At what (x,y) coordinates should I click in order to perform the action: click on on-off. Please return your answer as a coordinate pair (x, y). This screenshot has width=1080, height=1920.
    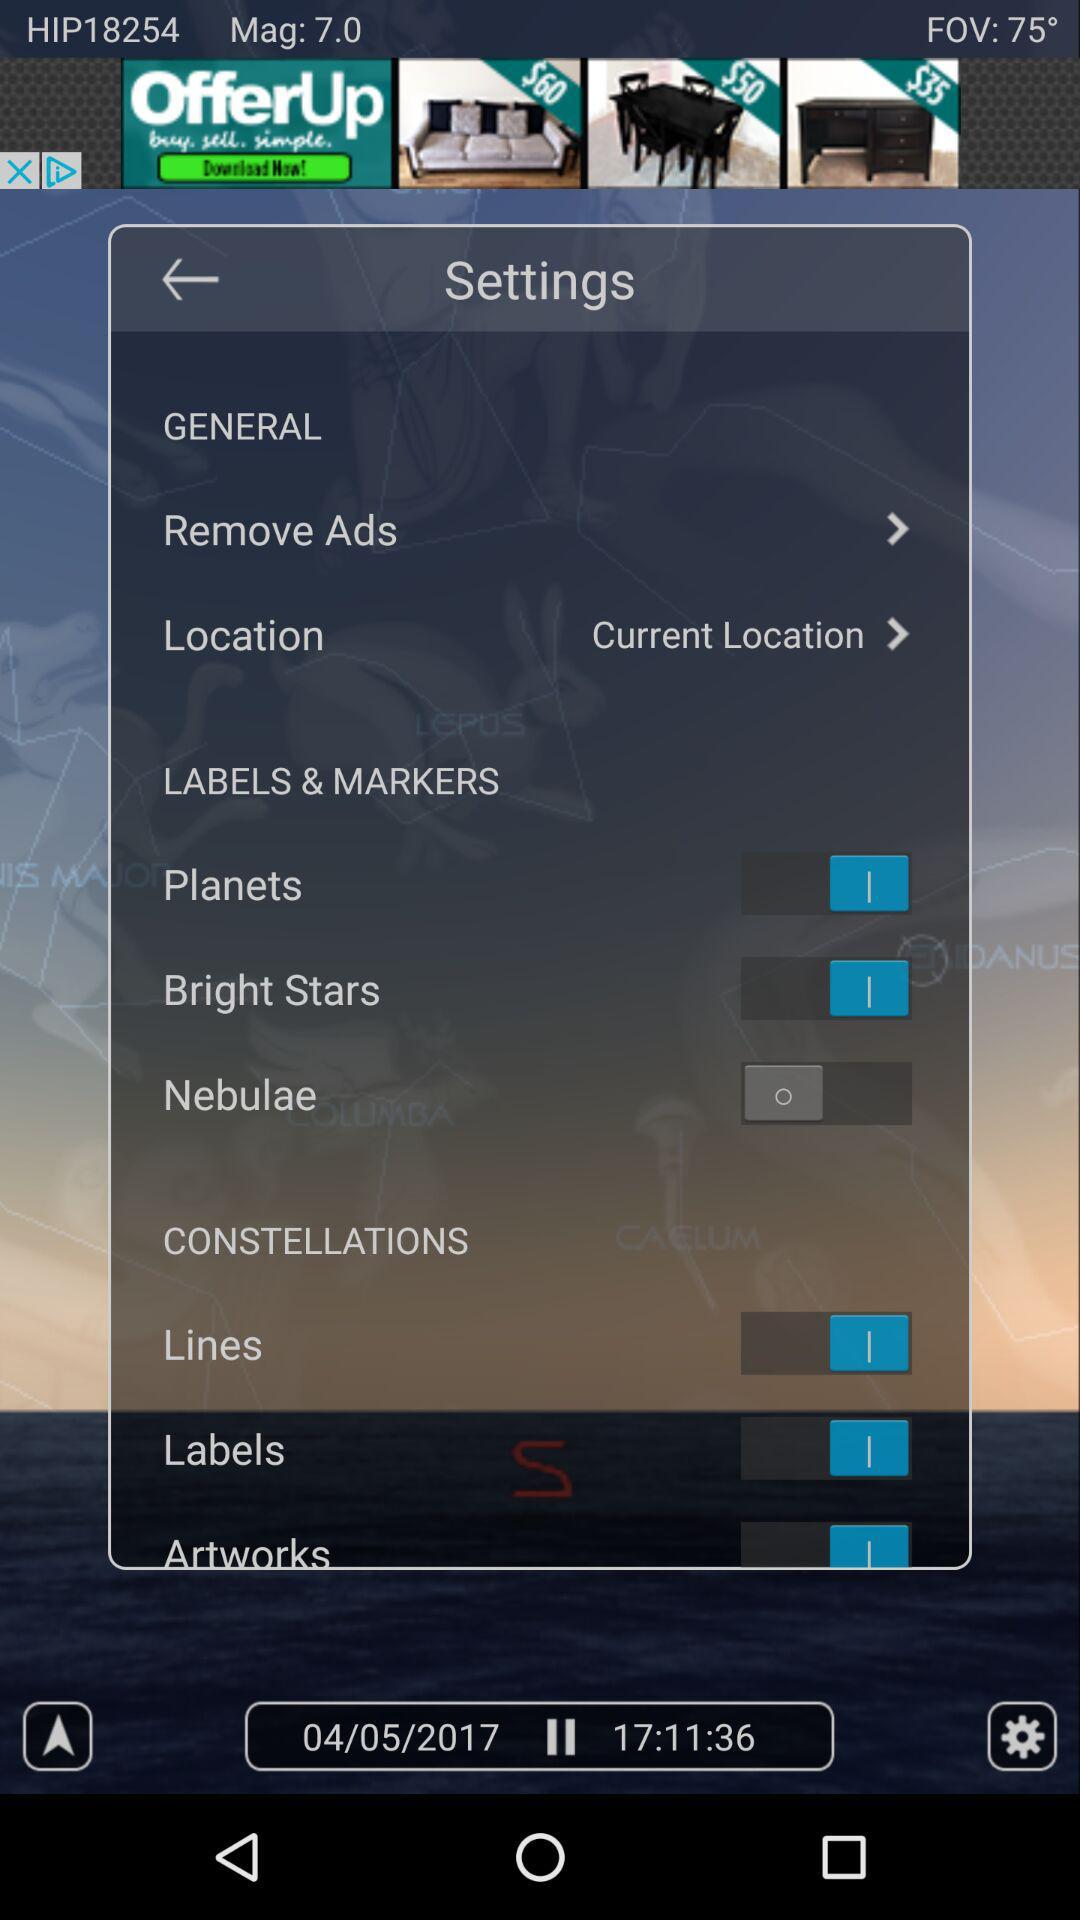
    Looking at the image, I should click on (852, 1540).